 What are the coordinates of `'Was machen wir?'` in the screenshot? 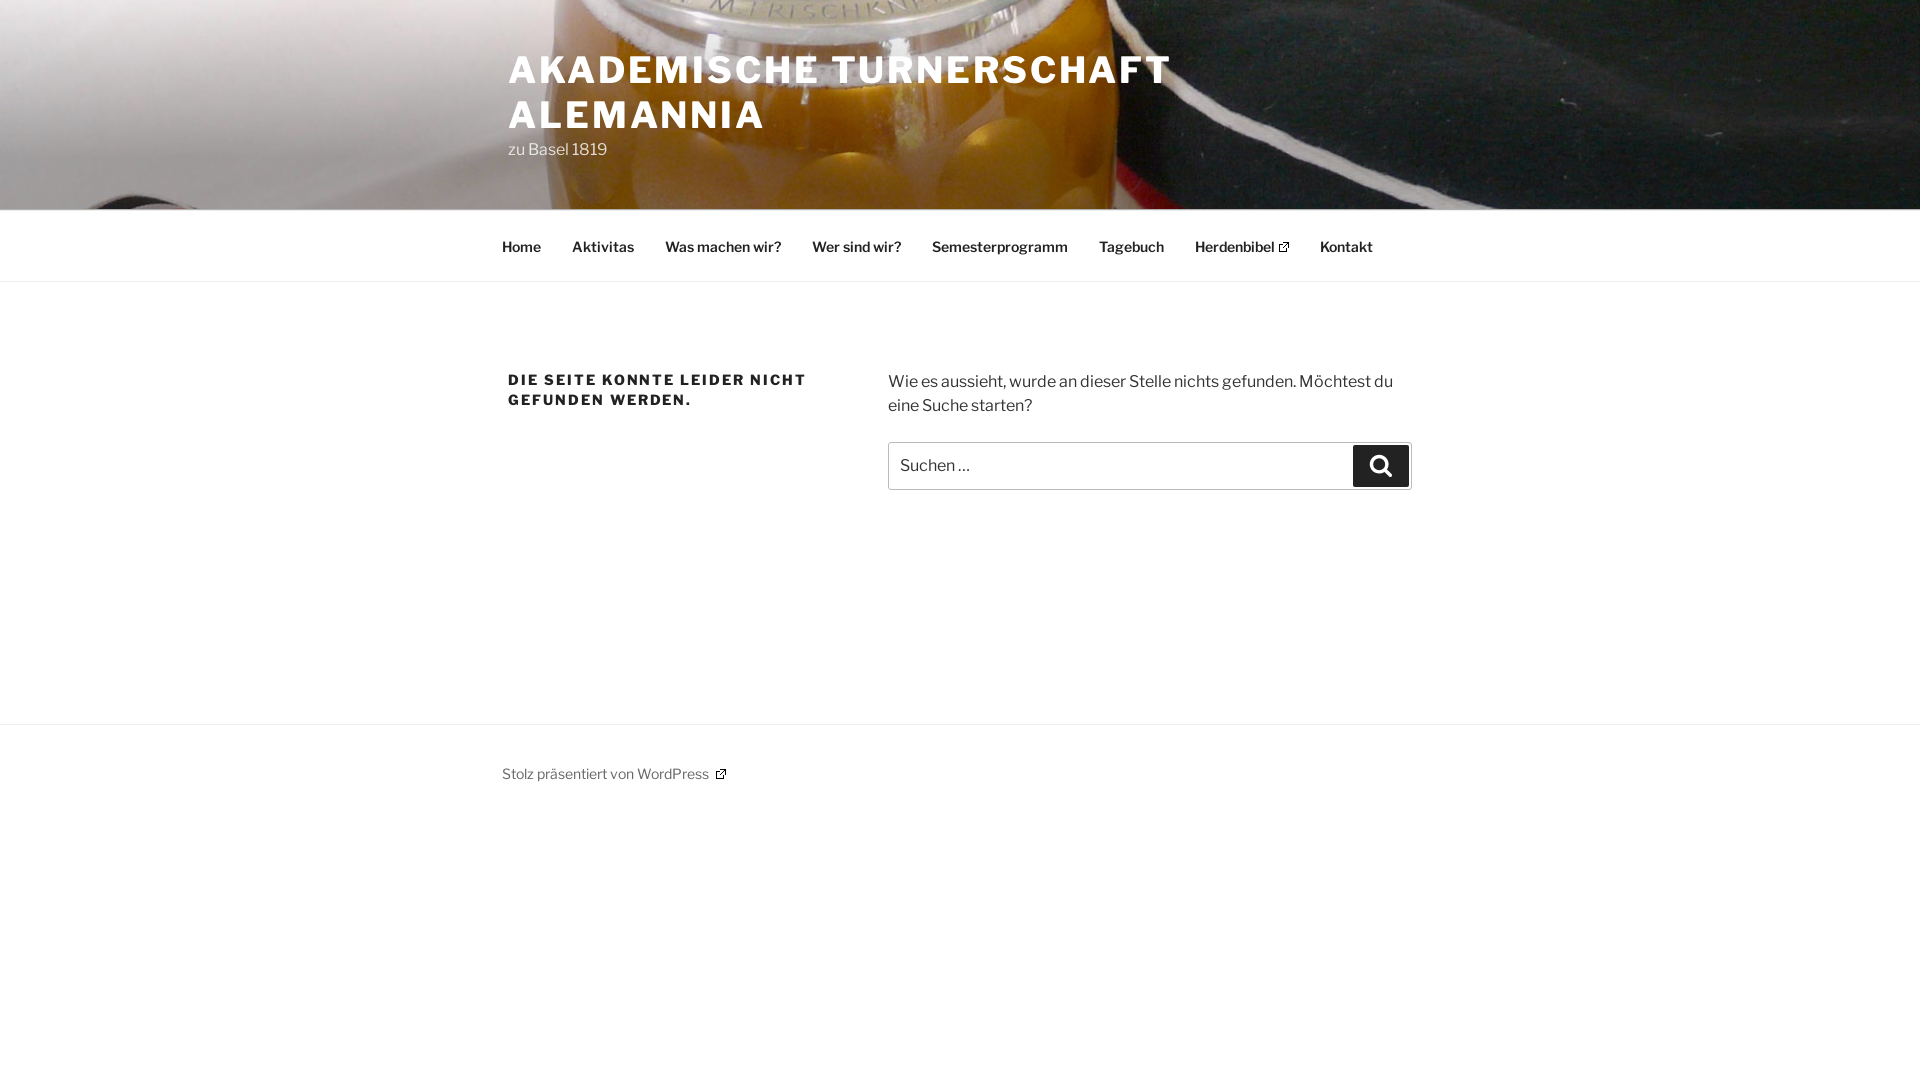 It's located at (722, 245).